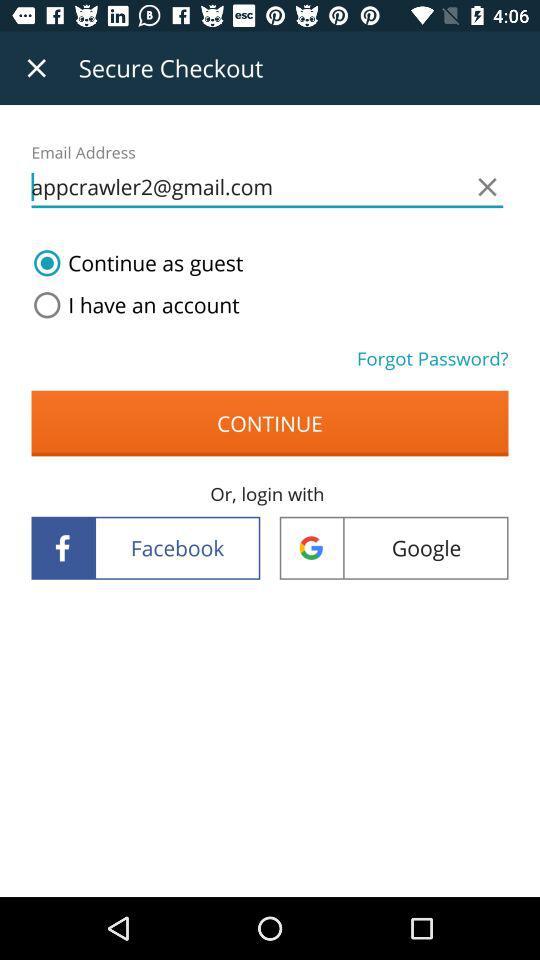  What do you see at coordinates (134, 262) in the screenshot?
I see `the continue as guest icon` at bounding box center [134, 262].